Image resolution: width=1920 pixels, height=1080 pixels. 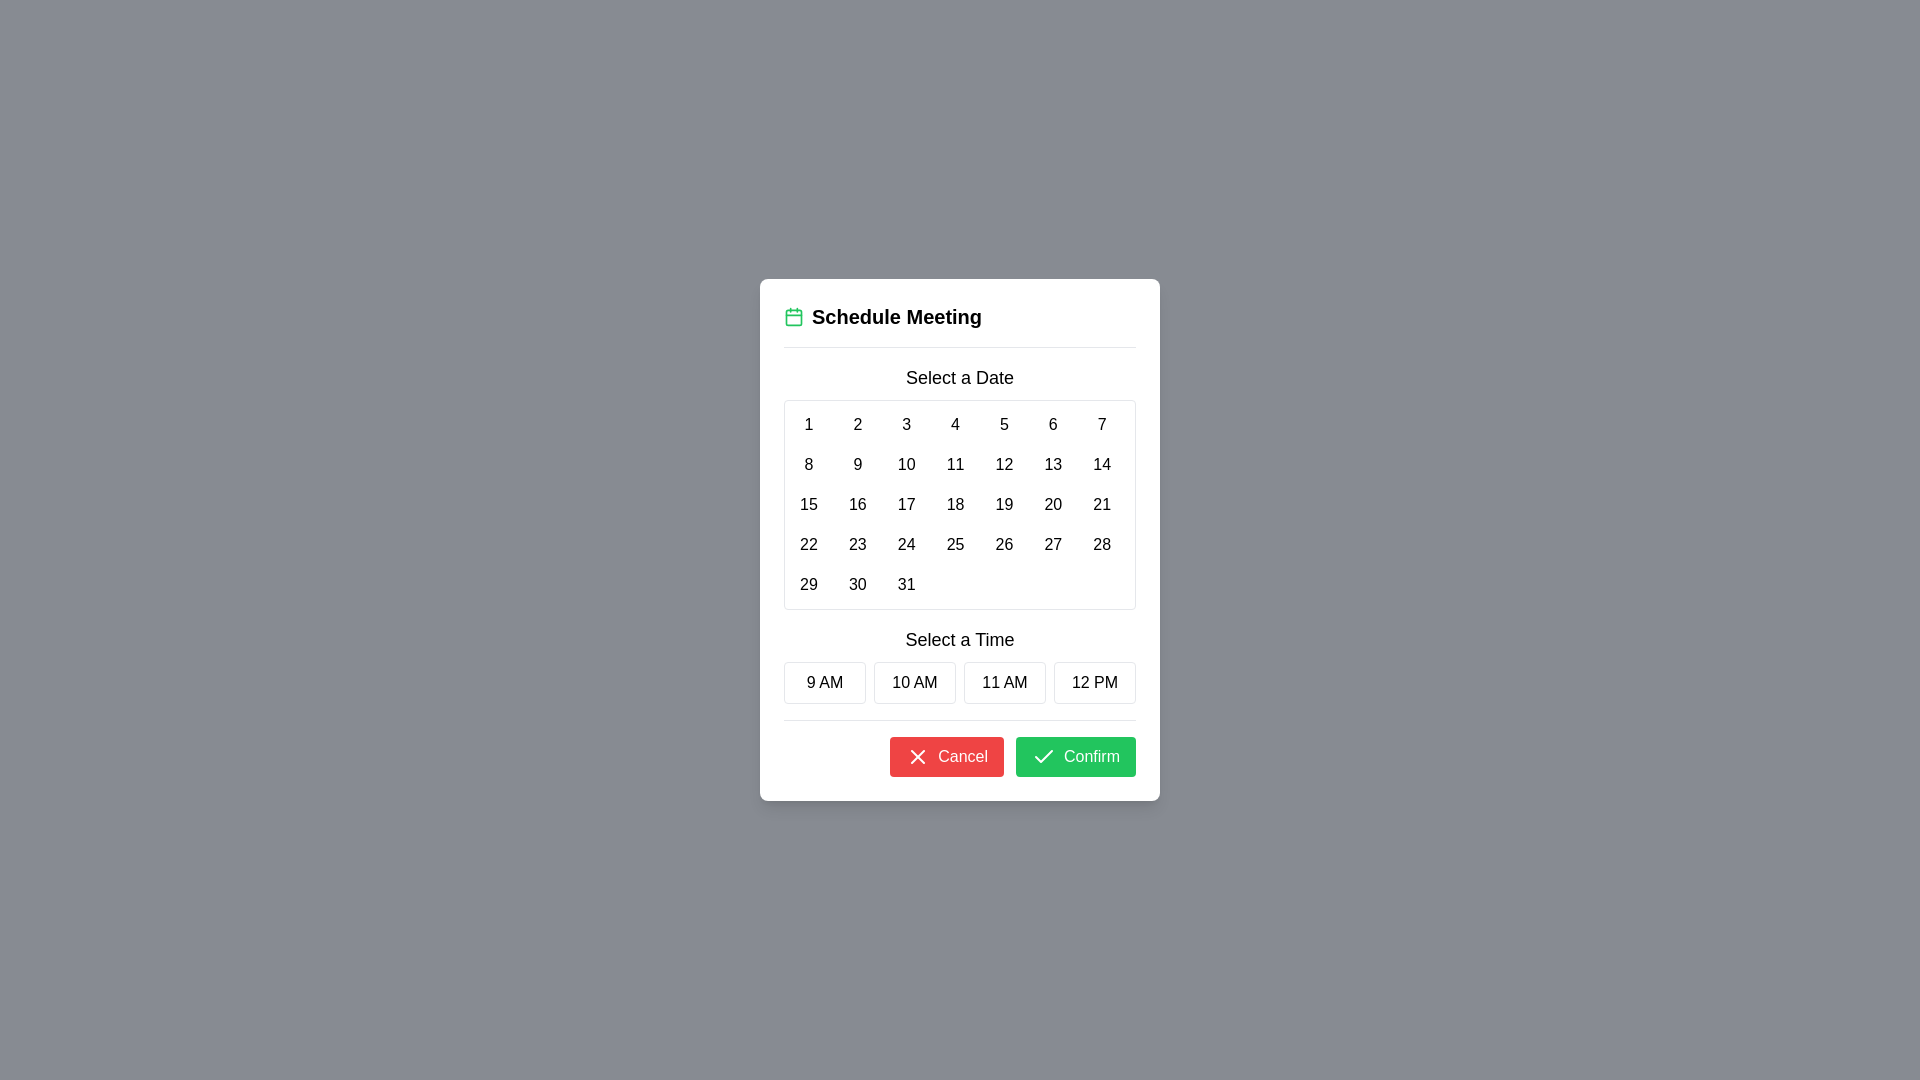 I want to click on the button representing the 16th day of the month in the scheduling calendar, so click(x=857, y=504).